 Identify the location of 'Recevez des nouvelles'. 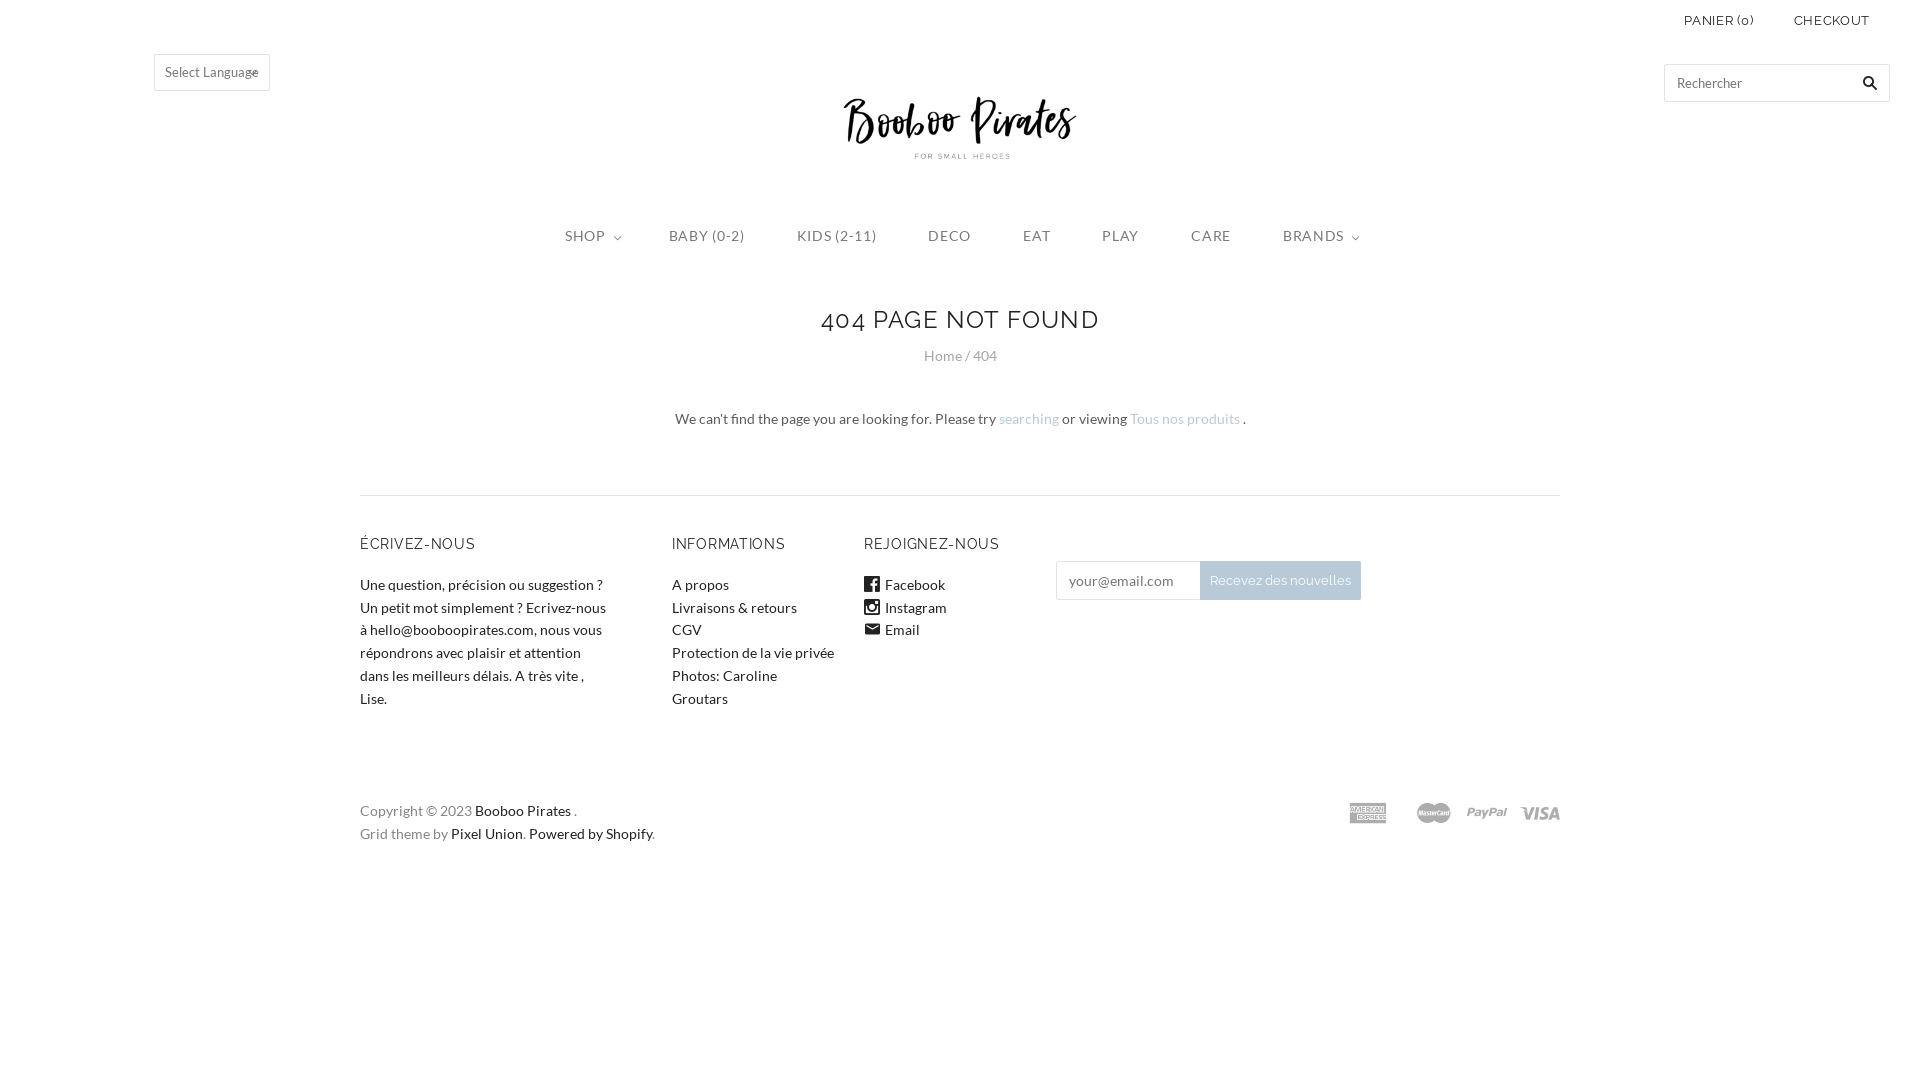
(1280, 580).